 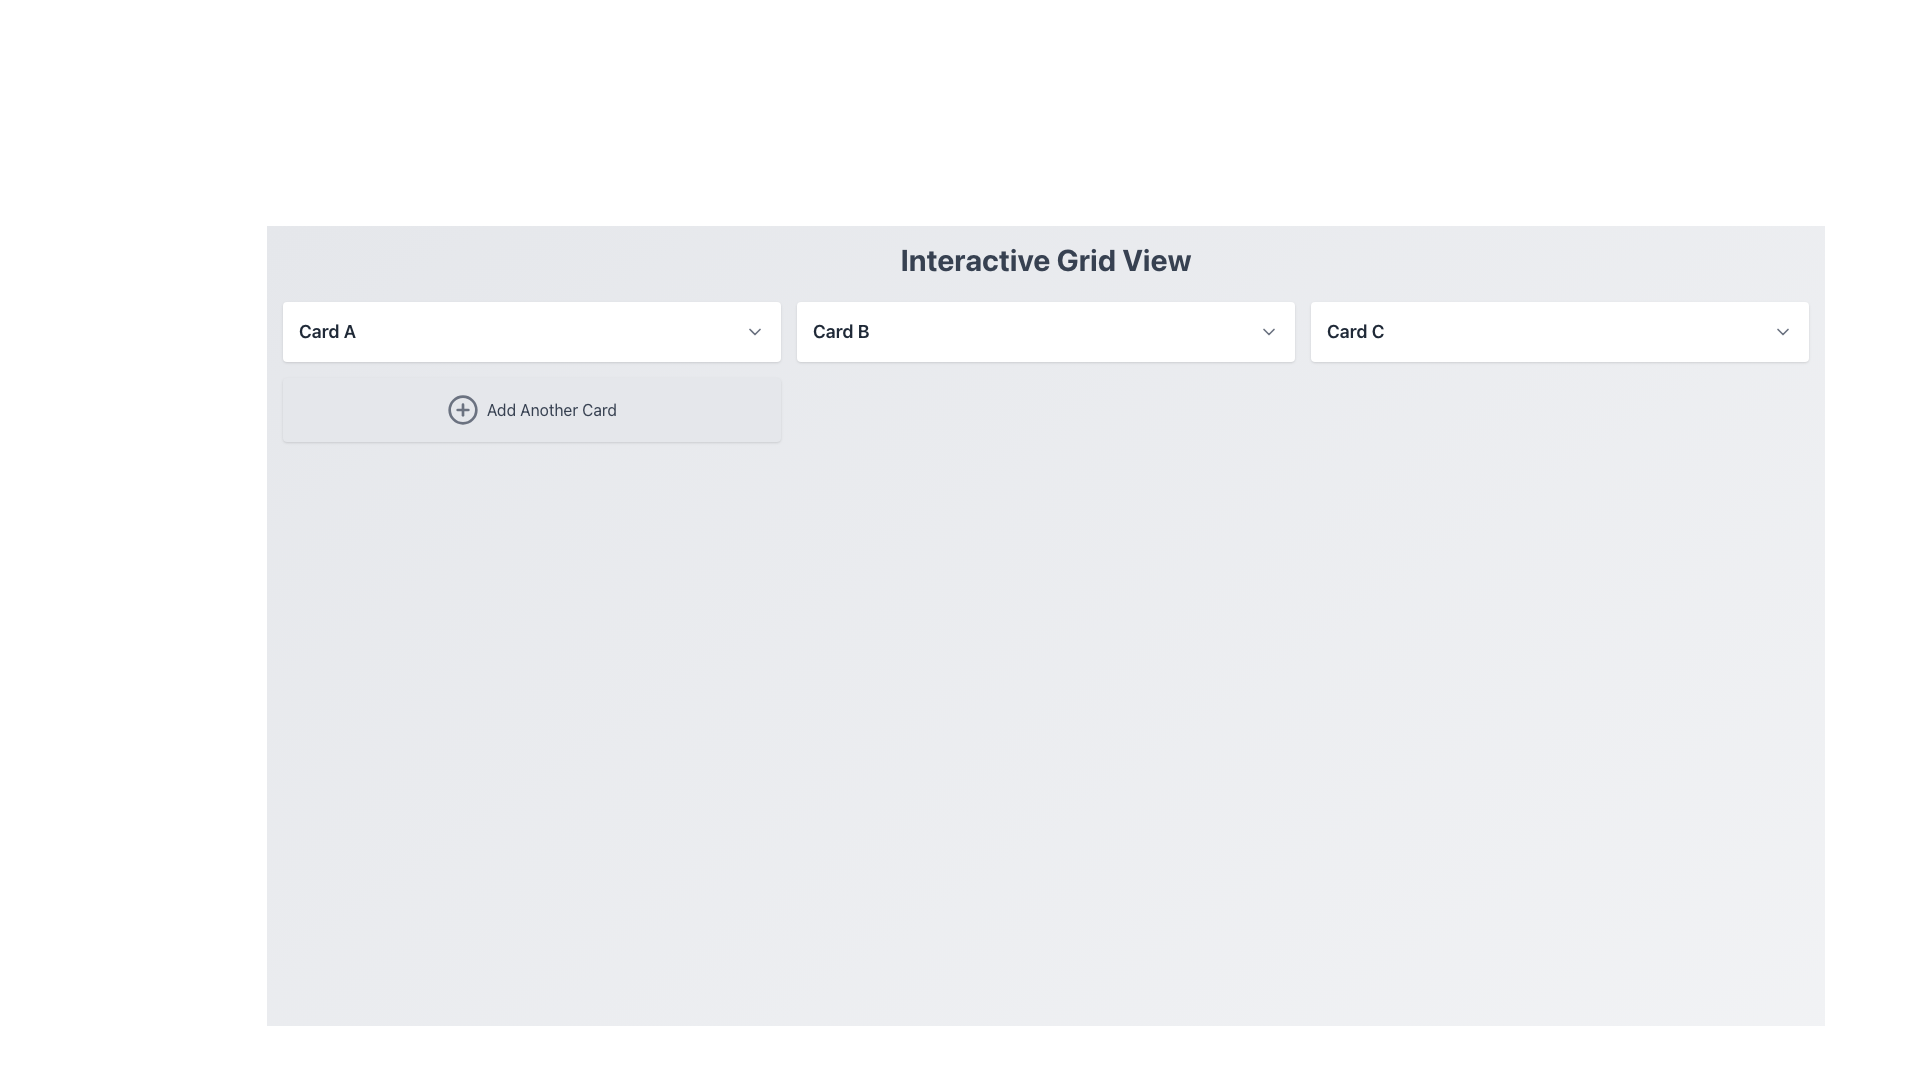 What do you see at coordinates (841, 330) in the screenshot?
I see `the text of the label identifying the middle card as 'Card B', which is located in the middle card section of the interface` at bounding box center [841, 330].